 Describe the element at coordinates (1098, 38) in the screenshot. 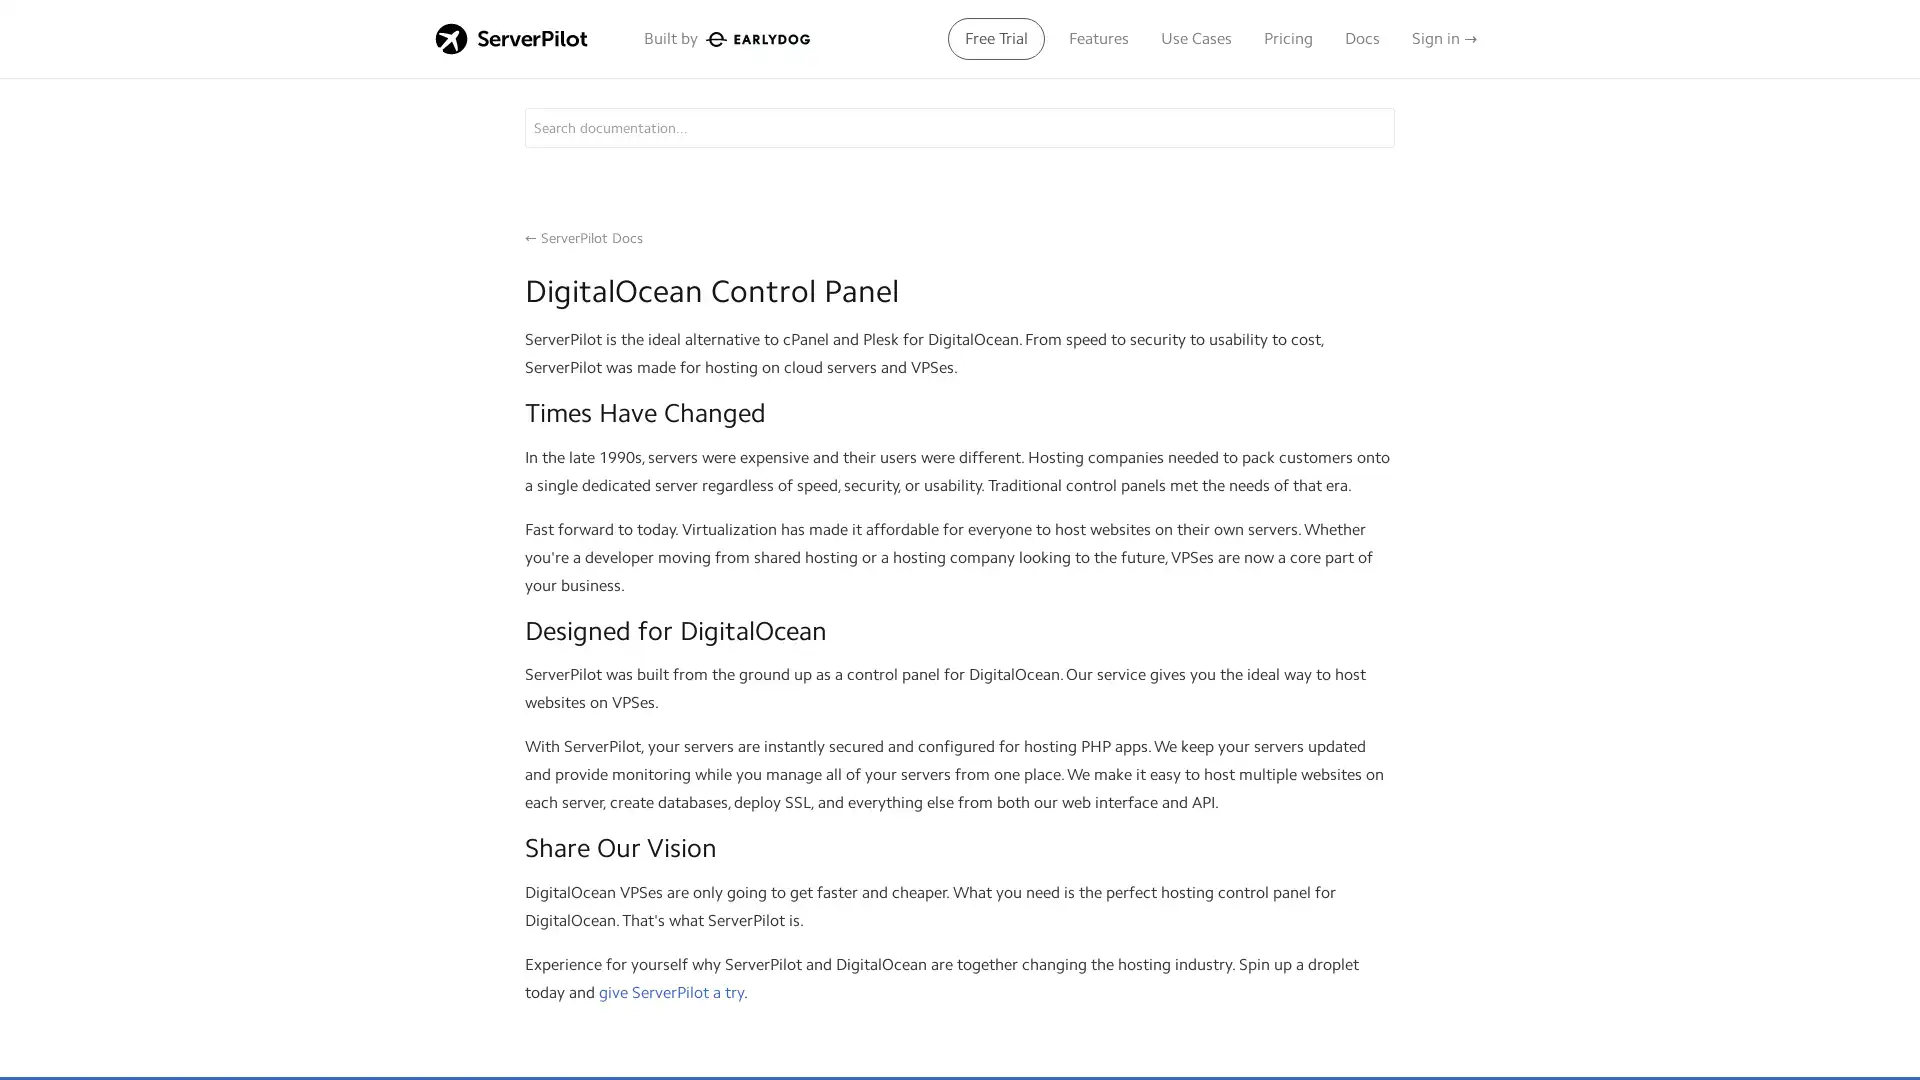

I see `Features` at that location.